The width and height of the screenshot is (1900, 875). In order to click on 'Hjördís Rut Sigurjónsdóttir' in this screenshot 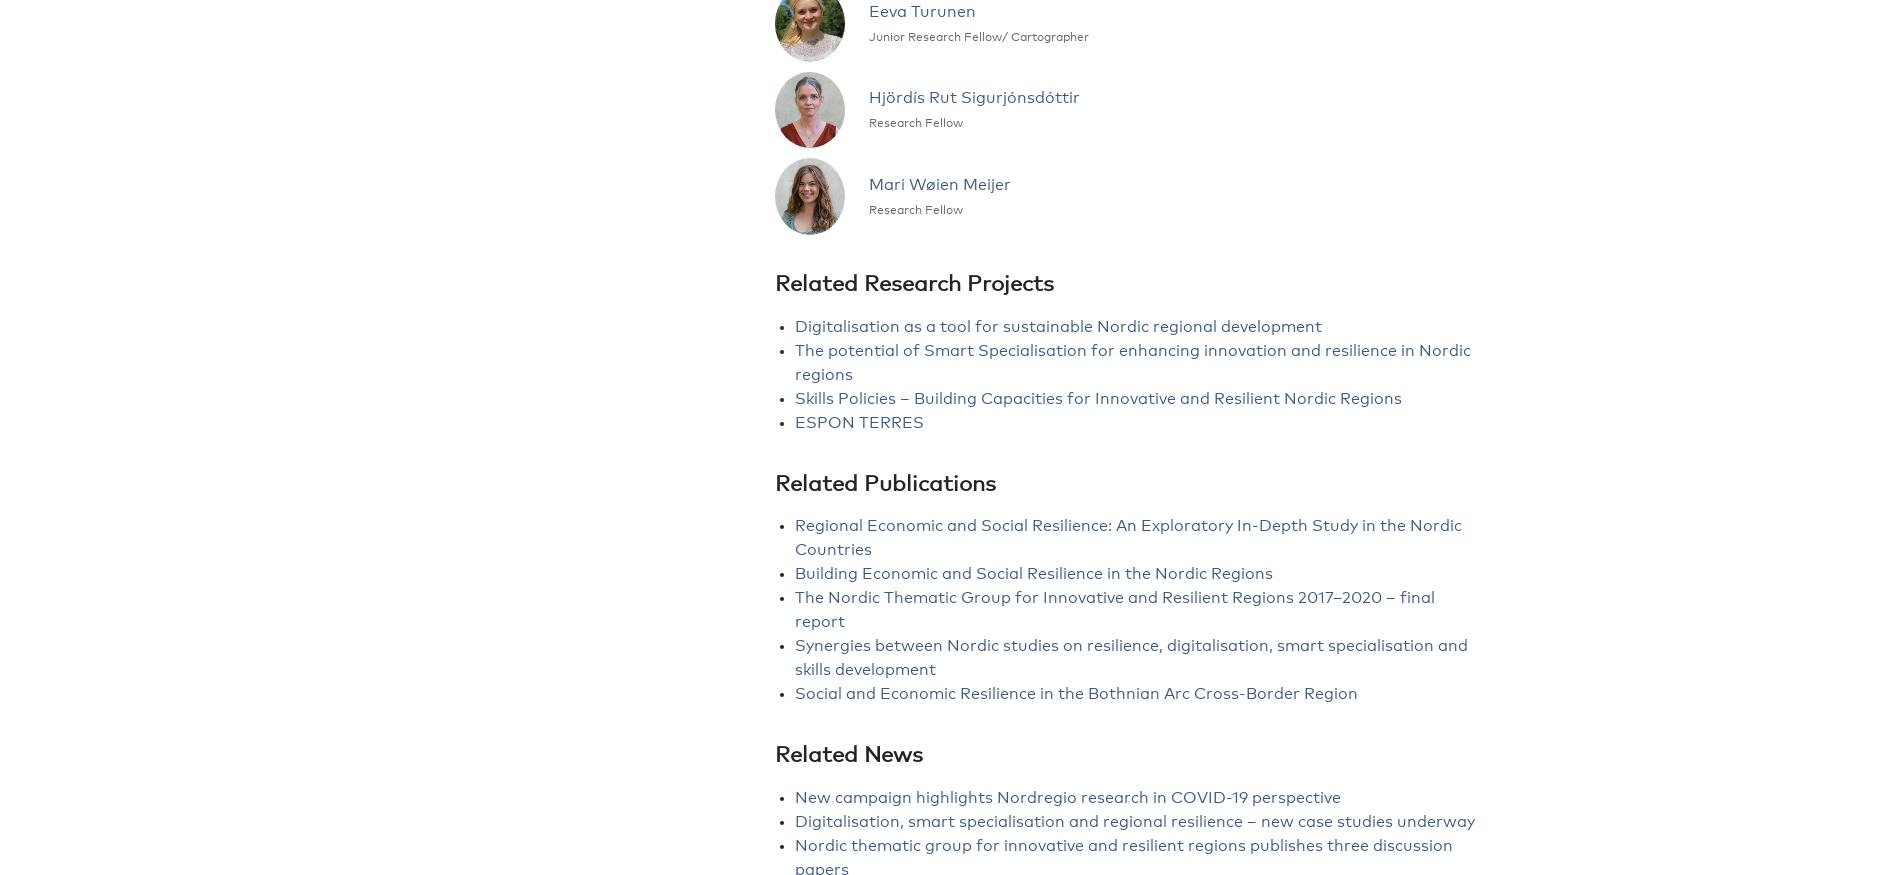, I will do `click(974, 98)`.